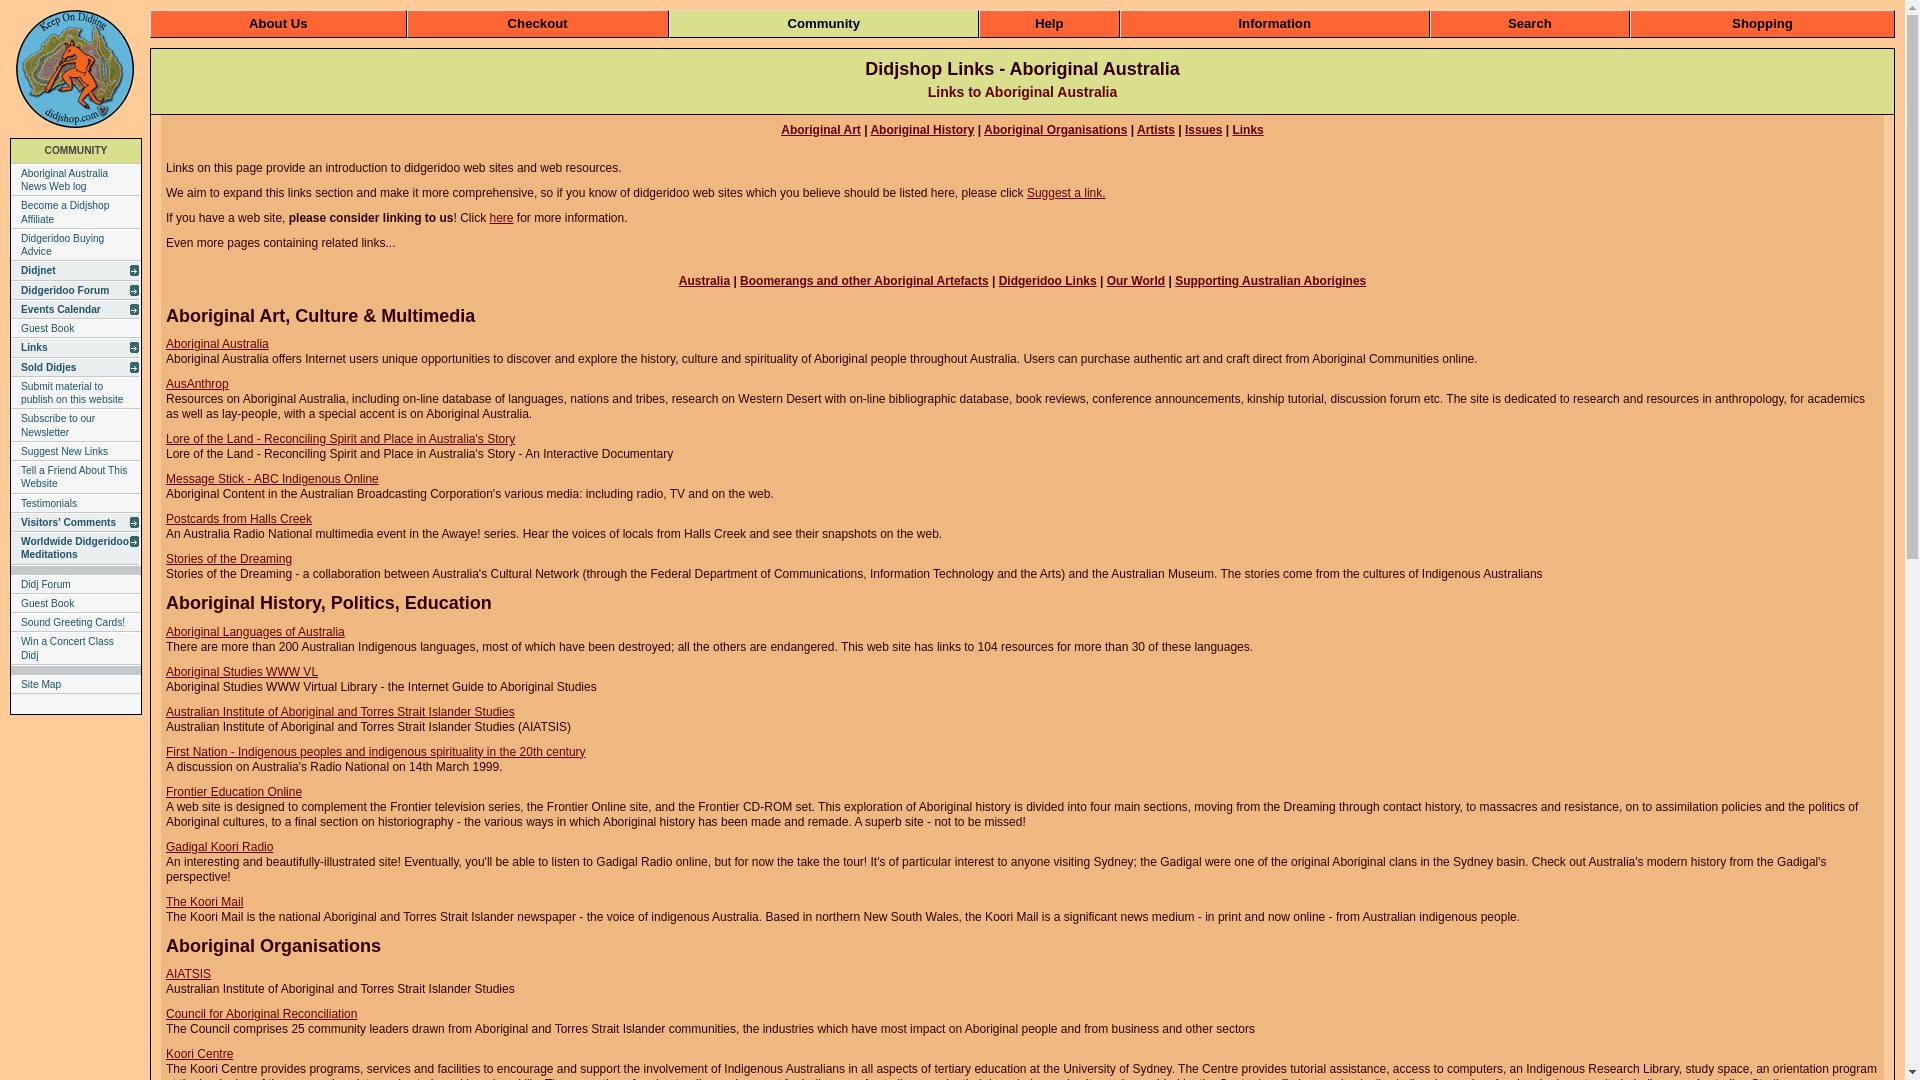 This screenshot has height=1080, width=1920. What do you see at coordinates (76, 621) in the screenshot?
I see `'Sound Greeting Cards!'` at bounding box center [76, 621].